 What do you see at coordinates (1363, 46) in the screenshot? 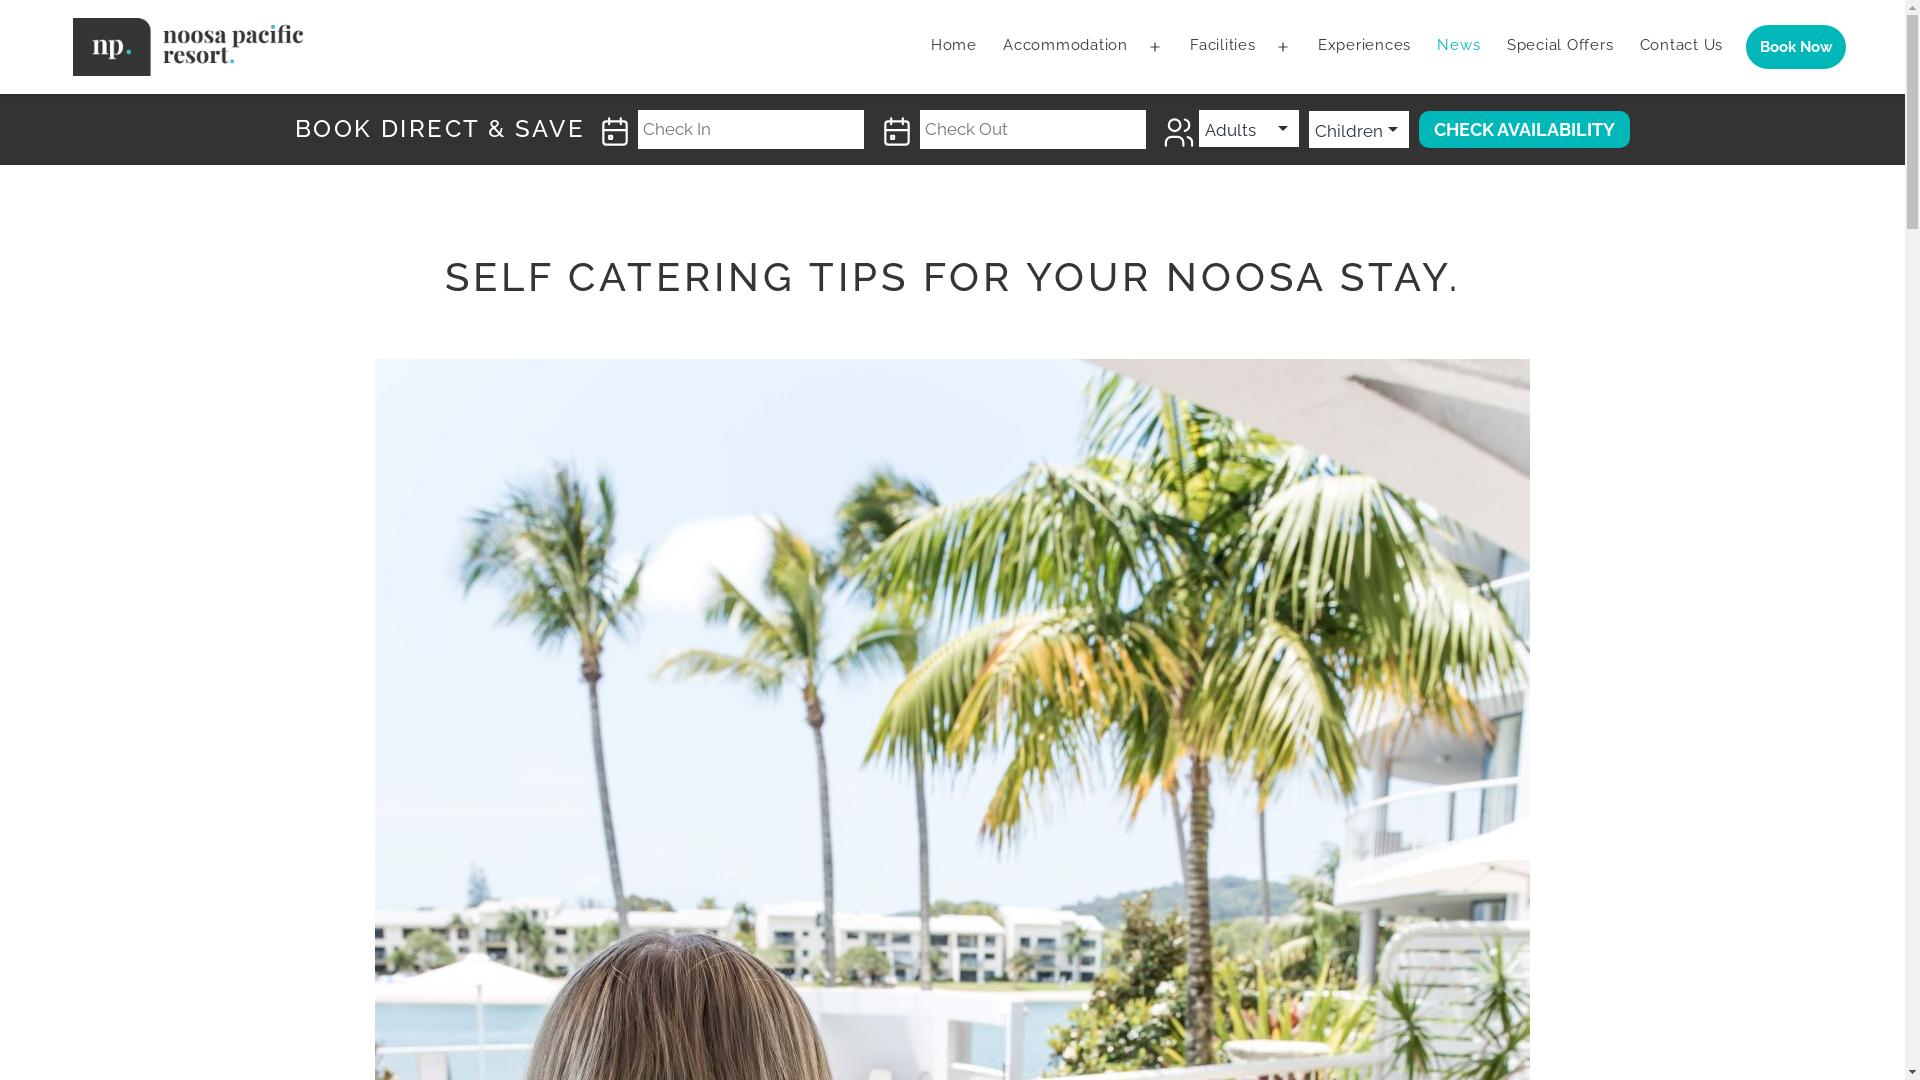
I see `'Experiences'` at bounding box center [1363, 46].